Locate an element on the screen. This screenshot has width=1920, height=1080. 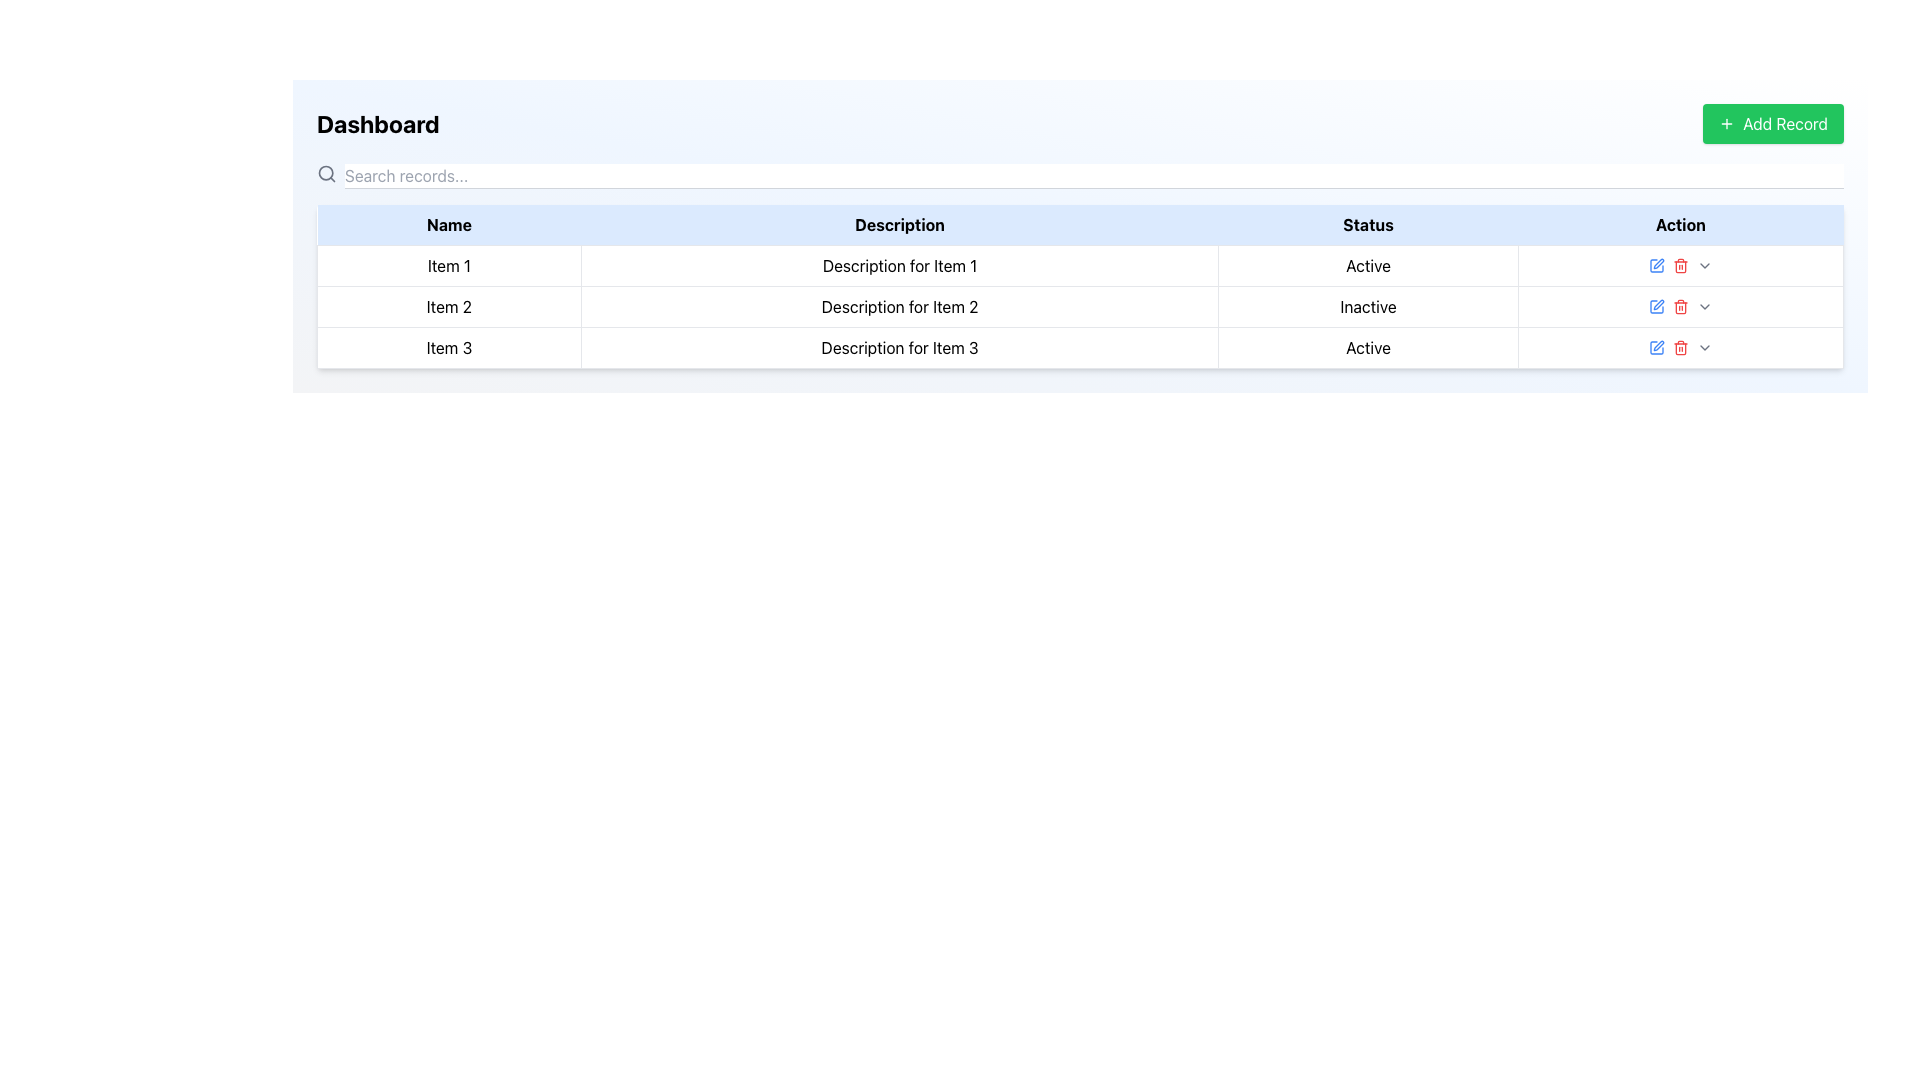
the text label displaying 'Name' in bold, black font, which is the leftmost header in a row of four headers at the top of the table is located at coordinates (448, 225).